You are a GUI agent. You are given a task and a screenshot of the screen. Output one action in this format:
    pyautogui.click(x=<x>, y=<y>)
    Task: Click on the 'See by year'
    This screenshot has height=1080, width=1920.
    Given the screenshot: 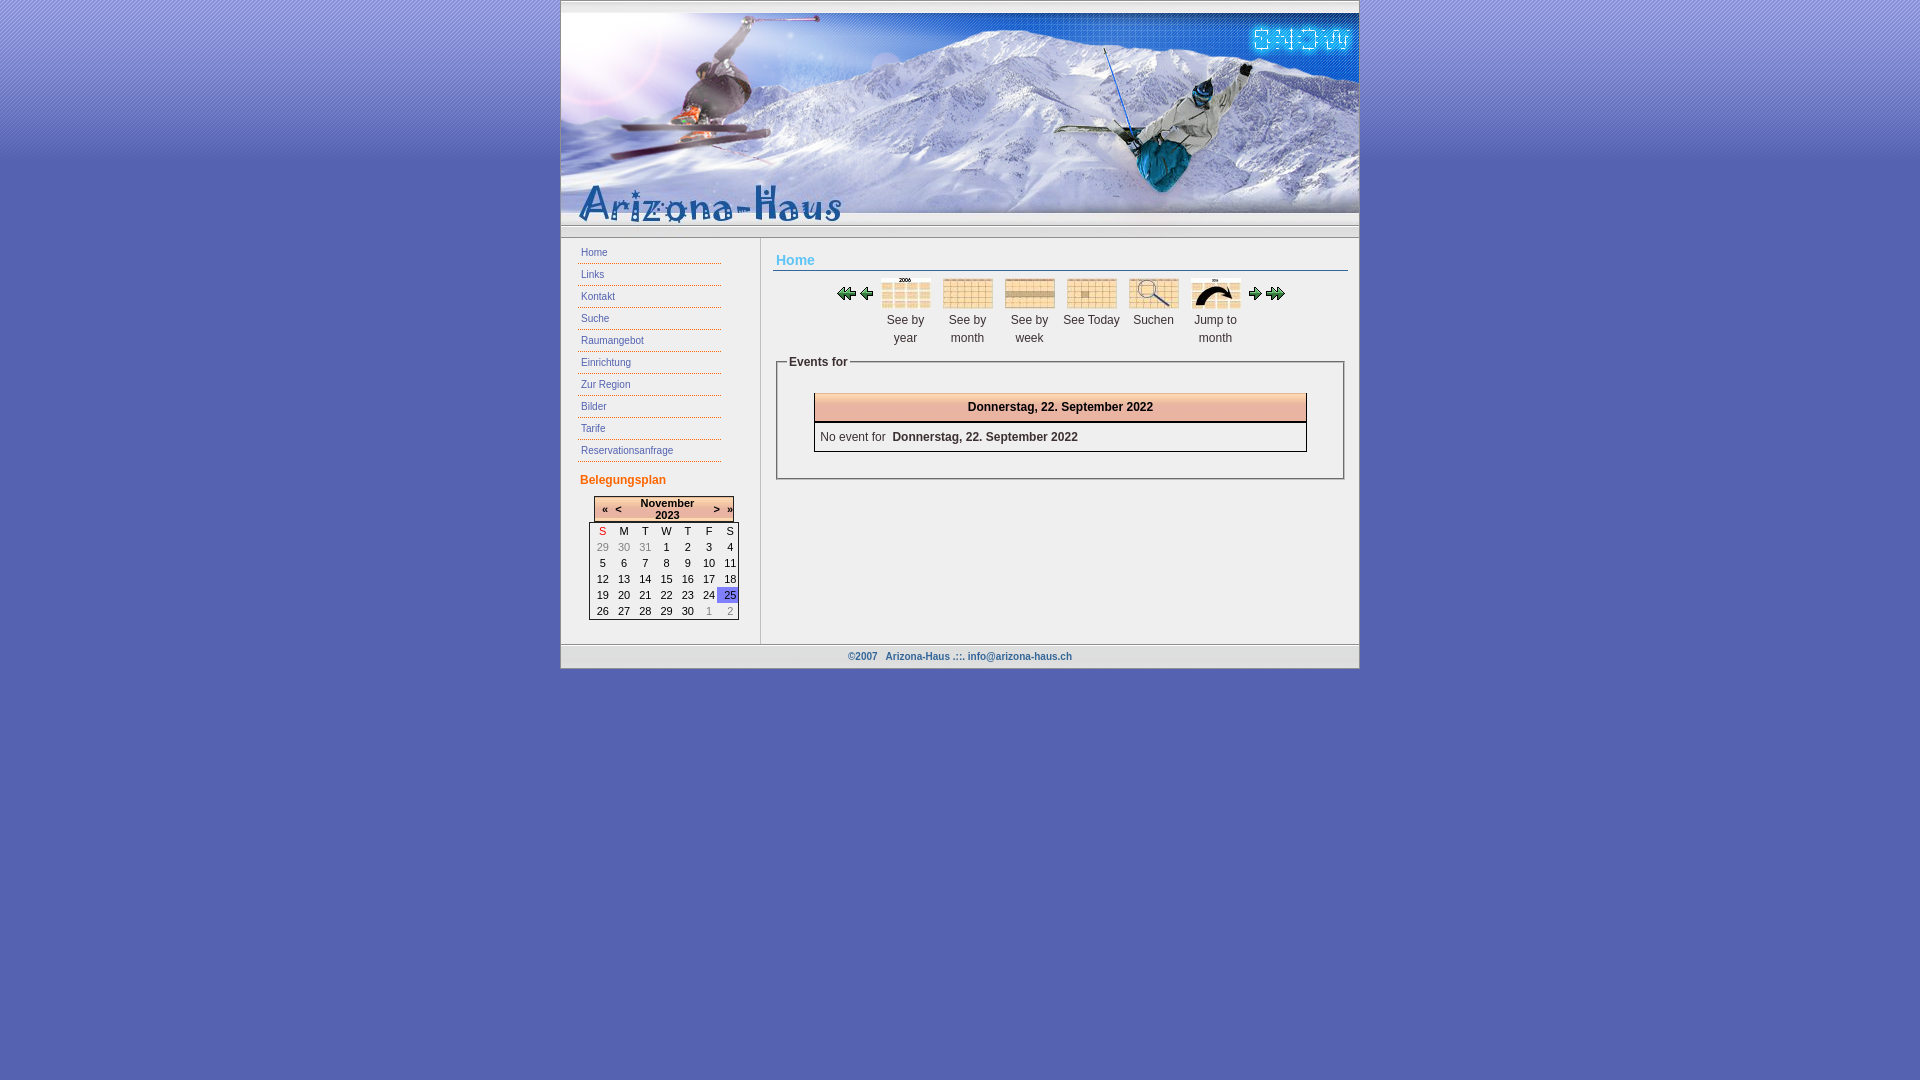 What is the action you would take?
    pyautogui.click(x=904, y=304)
    